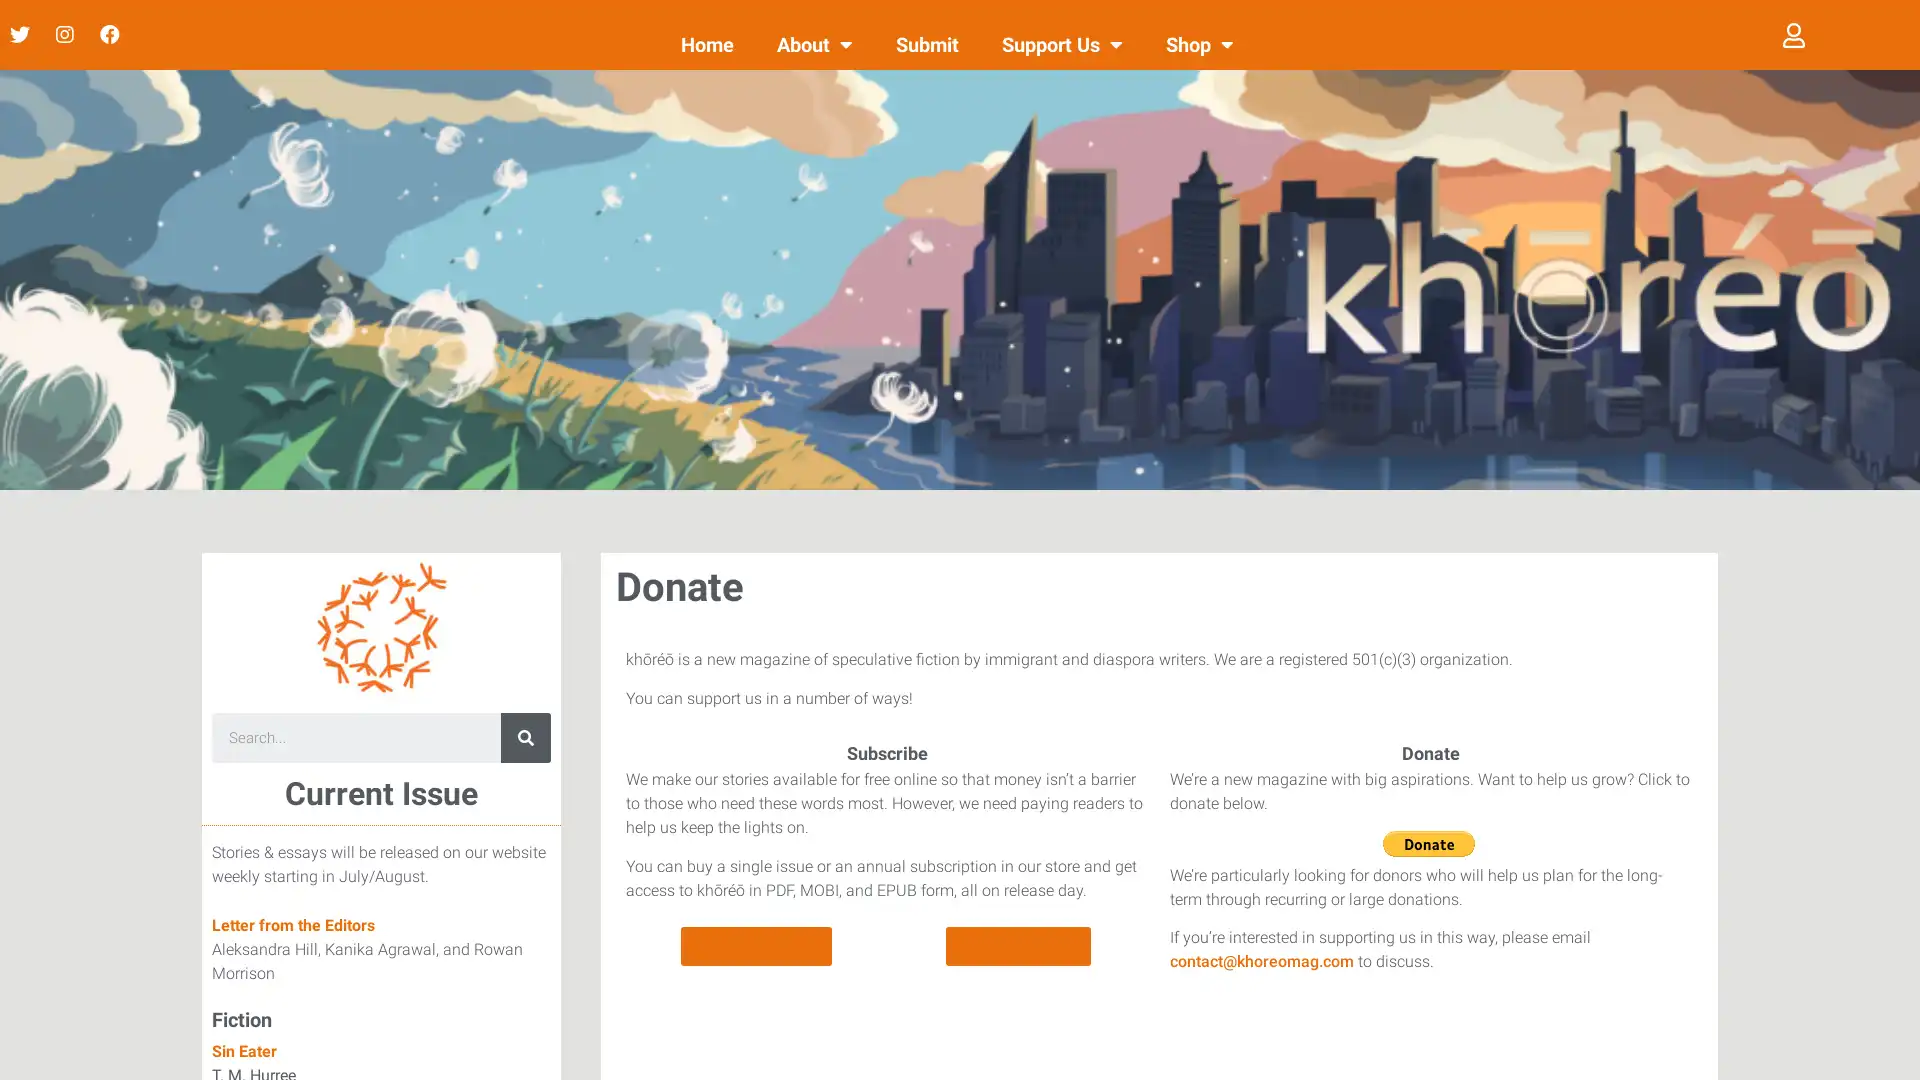 The width and height of the screenshot is (1920, 1080). What do you see at coordinates (755, 945) in the screenshot?
I see `In khoreo Store` at bounding box center [755, 945].